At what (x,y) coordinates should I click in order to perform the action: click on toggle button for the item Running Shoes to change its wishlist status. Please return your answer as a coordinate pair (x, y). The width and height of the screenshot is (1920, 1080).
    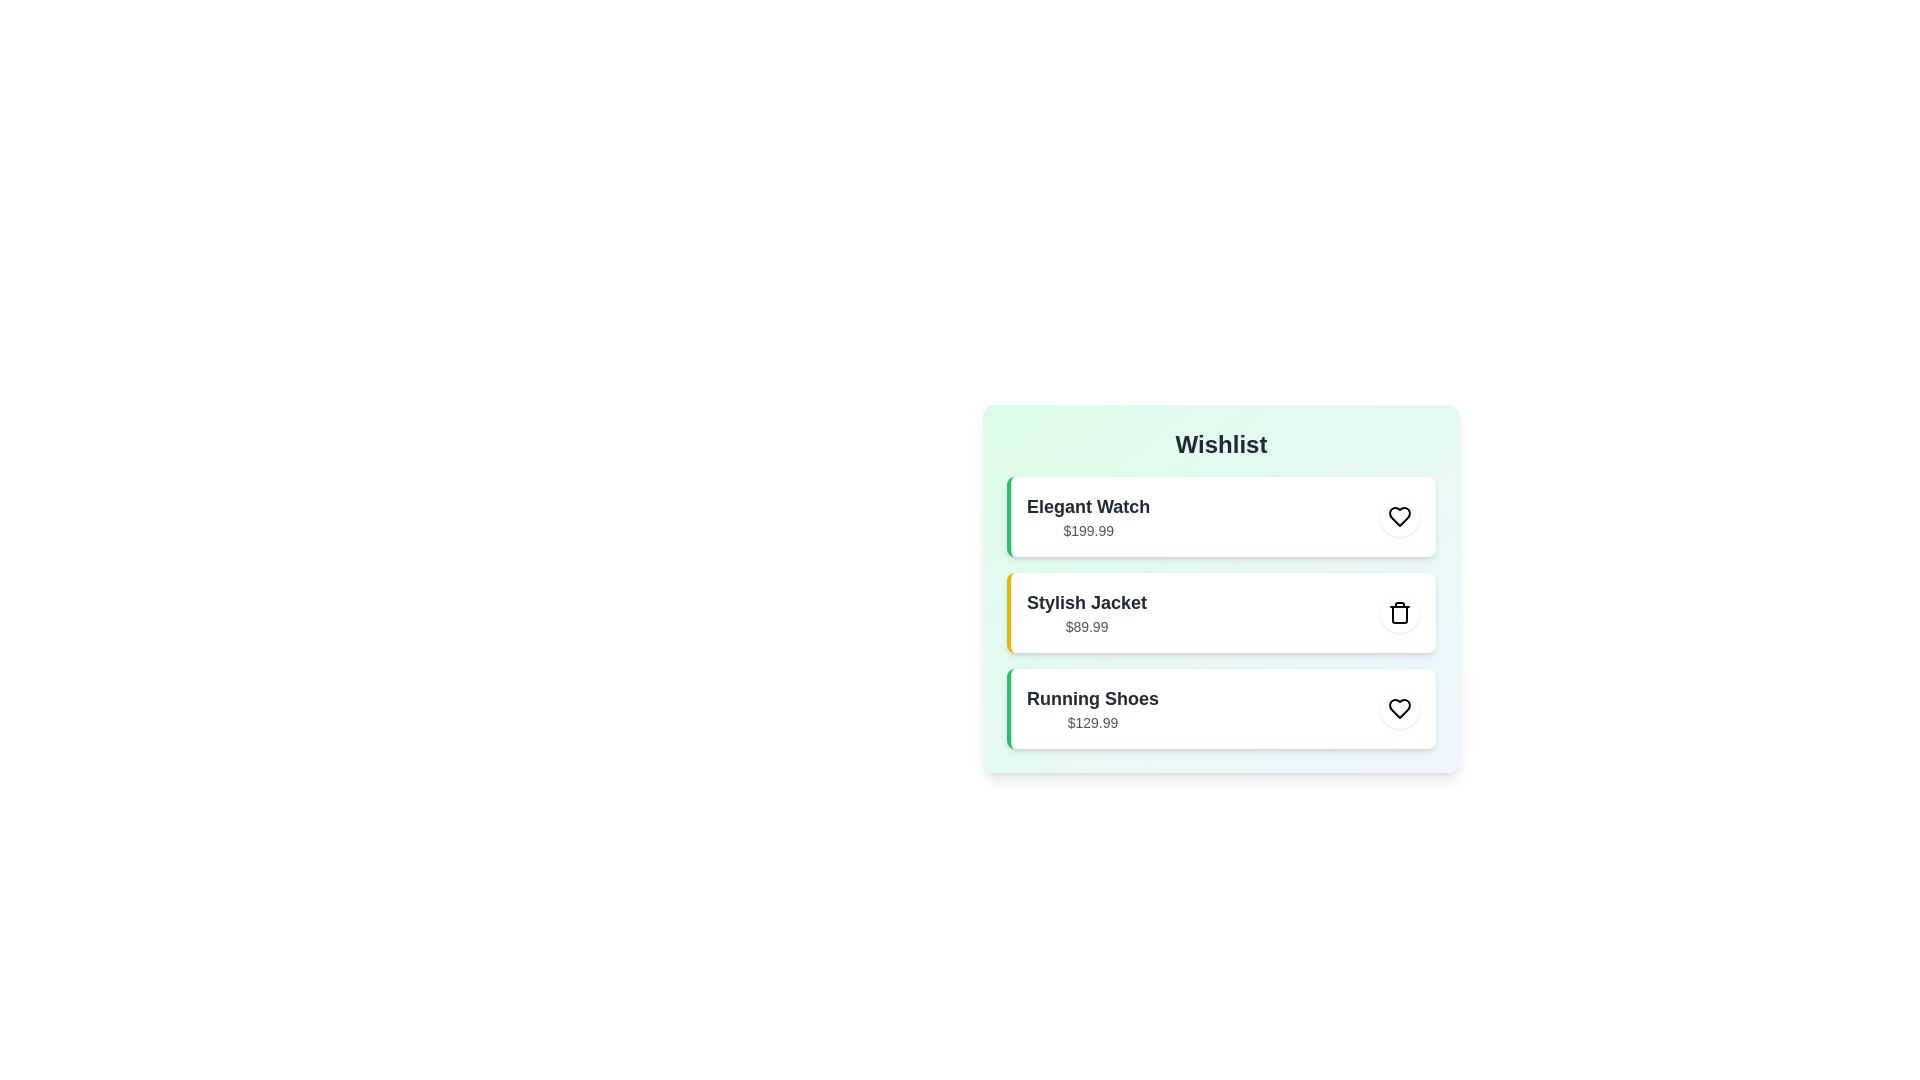
    Looking at the image, I should click on (1399, 708).